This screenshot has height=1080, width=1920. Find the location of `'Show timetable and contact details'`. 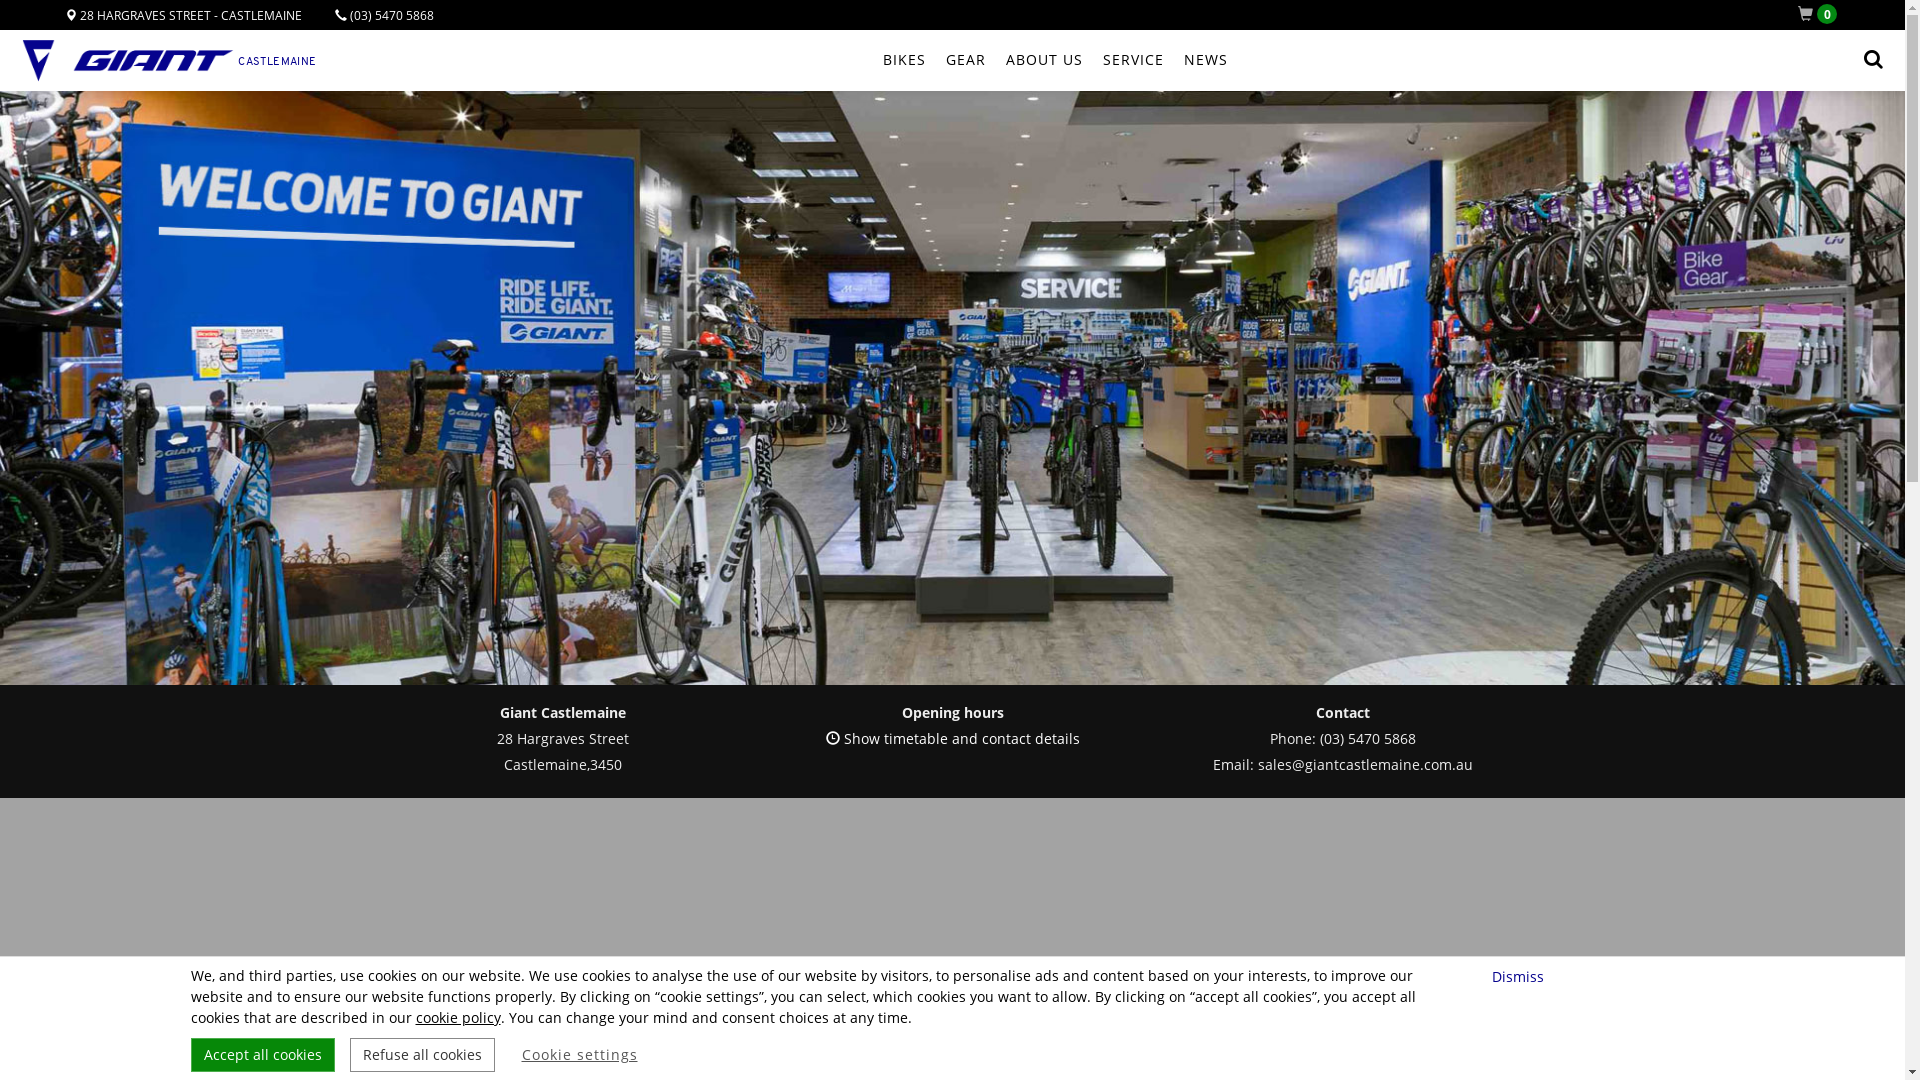

'Show timetable and contact details' is located at coordinates (825, 738).